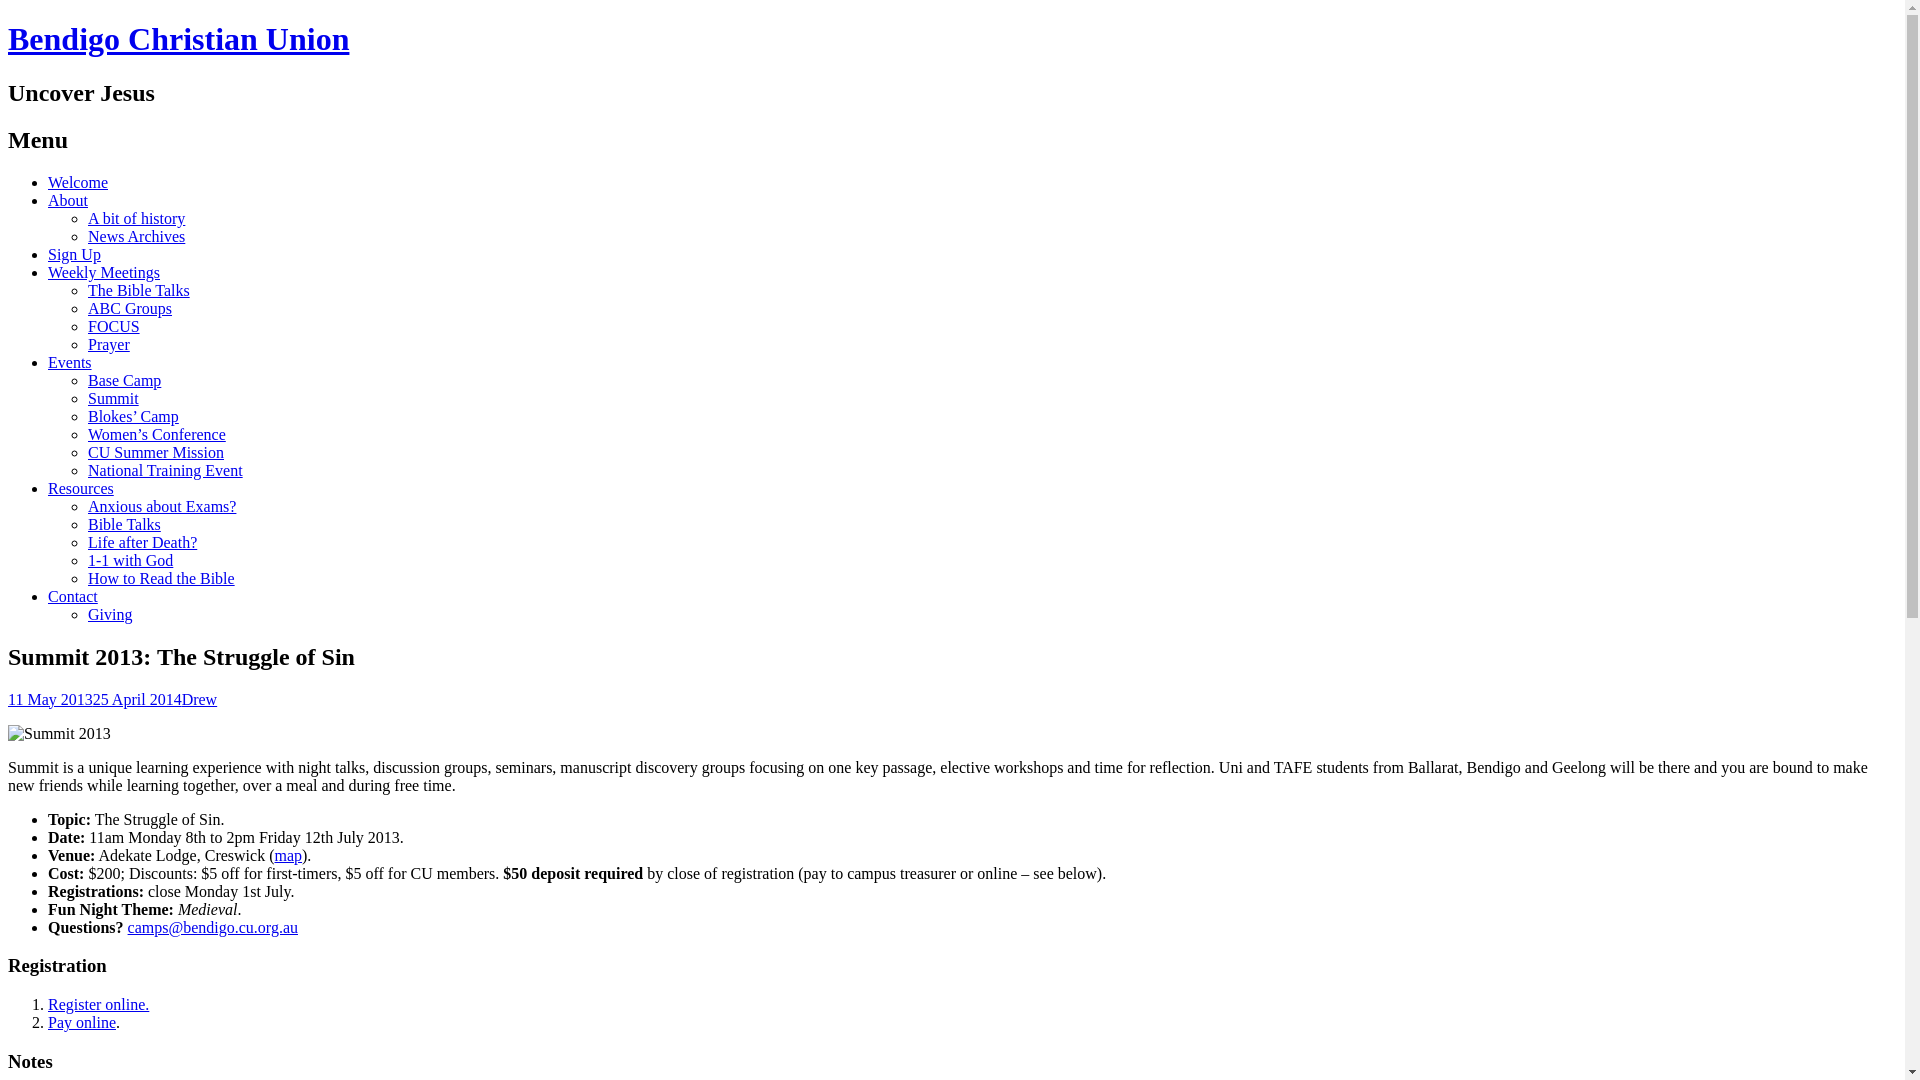 The height and width of the screenshot is (1080, 1920). Describe the element at coordinates (165, 470) in the screenshot. I see `'National Training Event'` at that location.